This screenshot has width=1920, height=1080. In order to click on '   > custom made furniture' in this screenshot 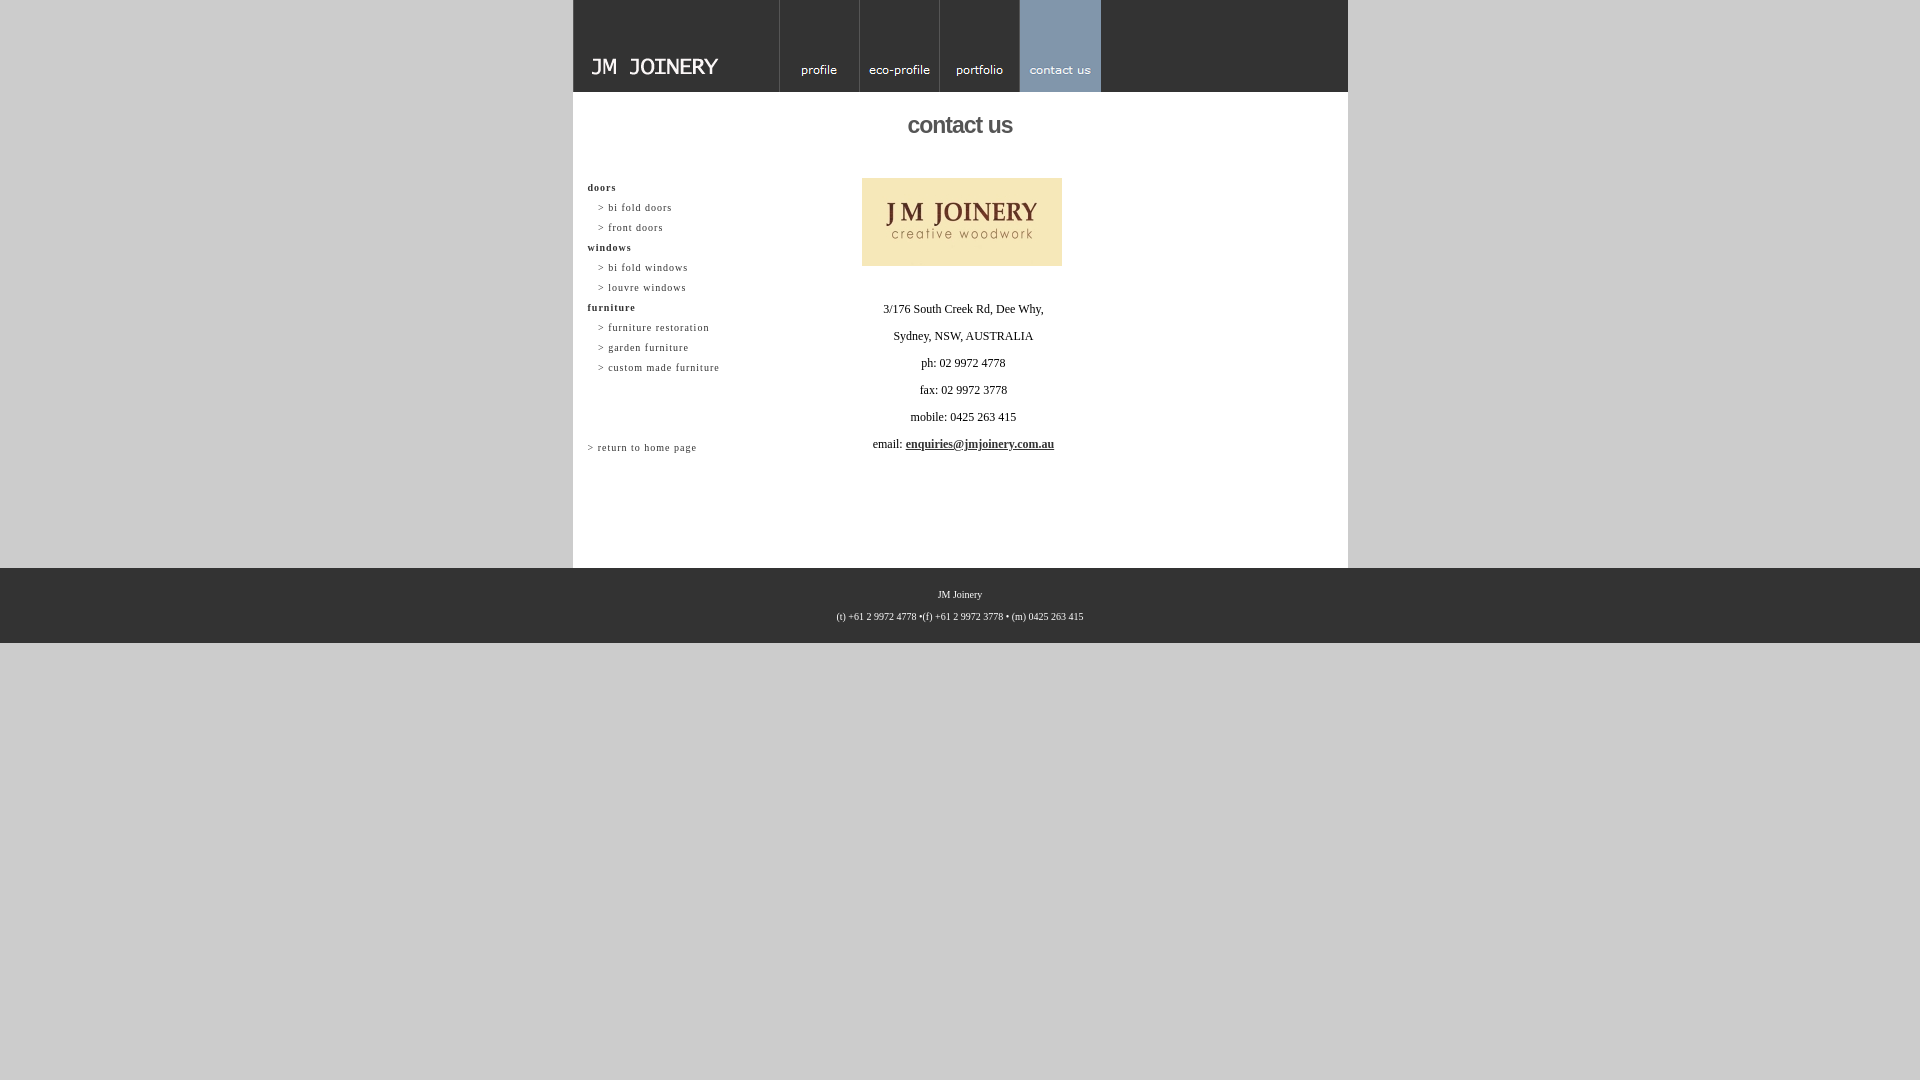, I will do `click(667, 367)`.